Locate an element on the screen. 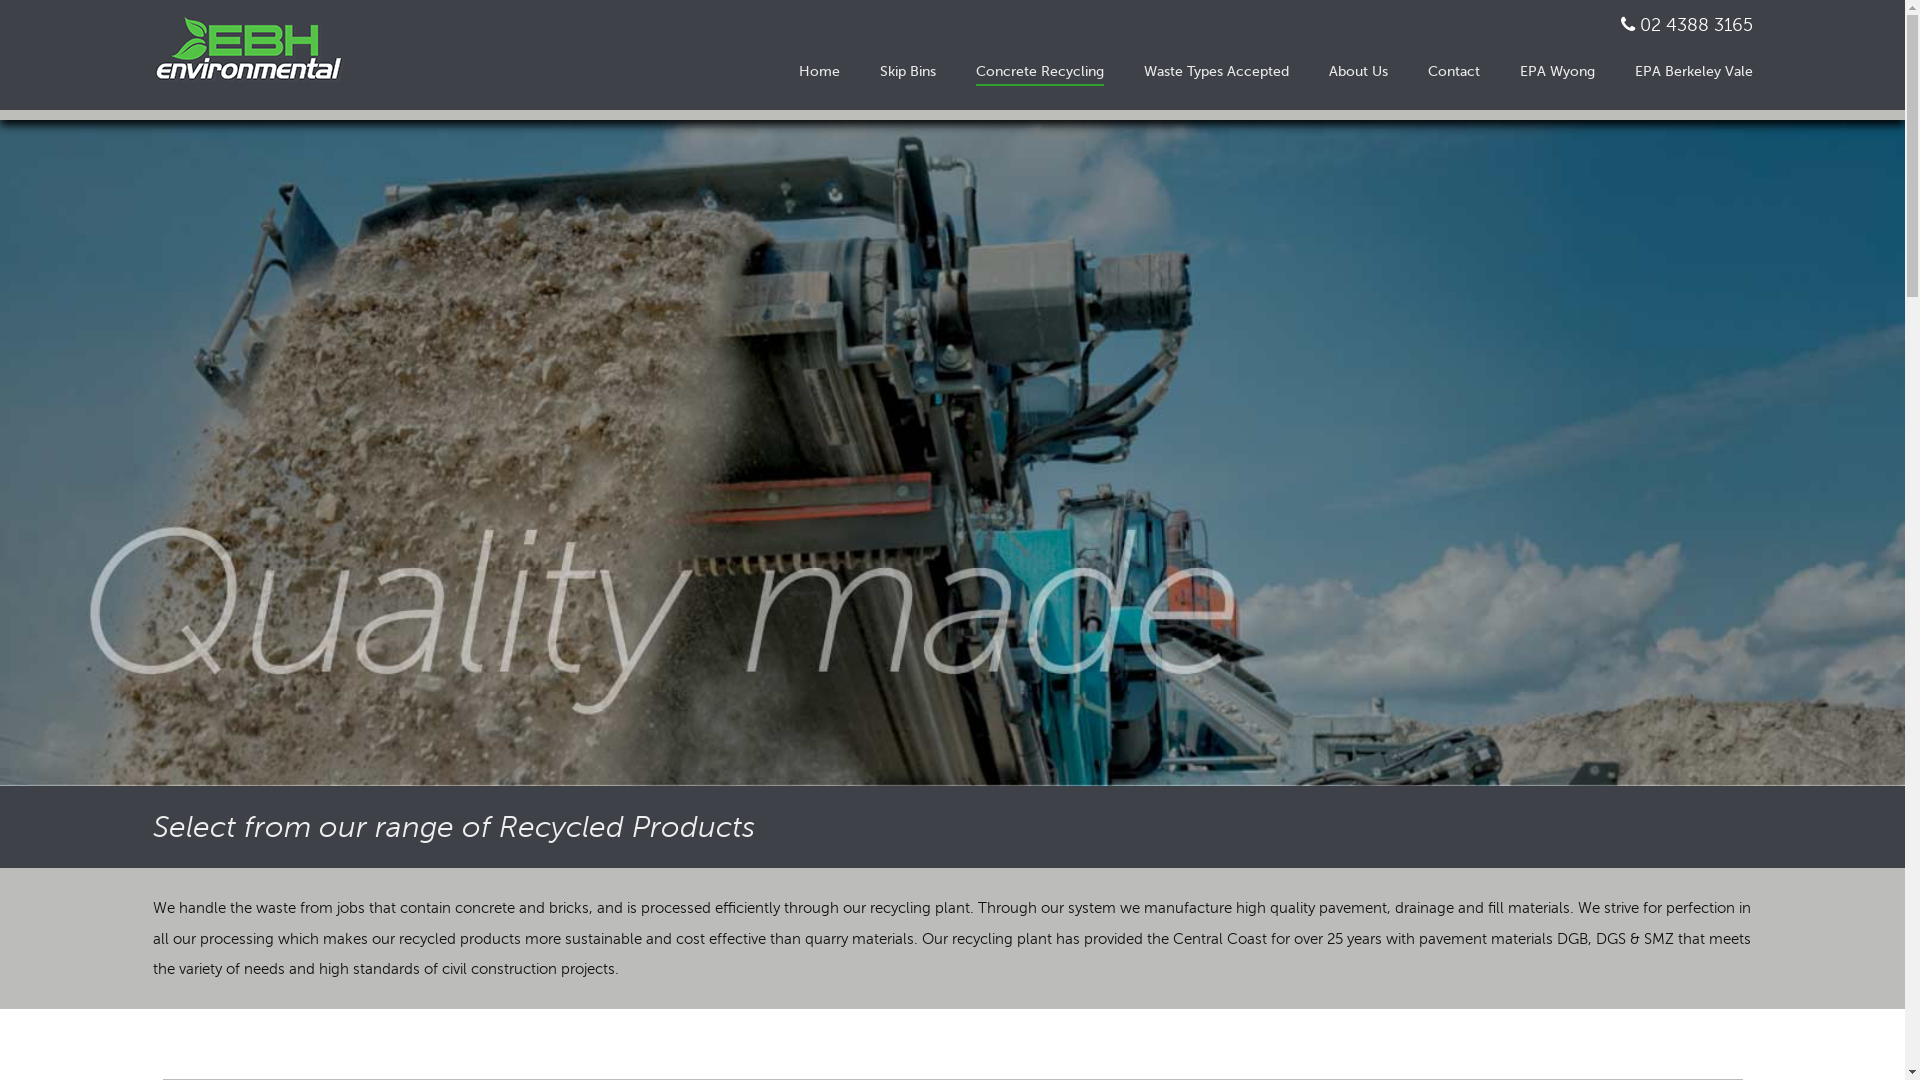 The width and height of the screenshot is (1920, 1080). 'EPA Wyong' is located at coordinates (1556, 71).